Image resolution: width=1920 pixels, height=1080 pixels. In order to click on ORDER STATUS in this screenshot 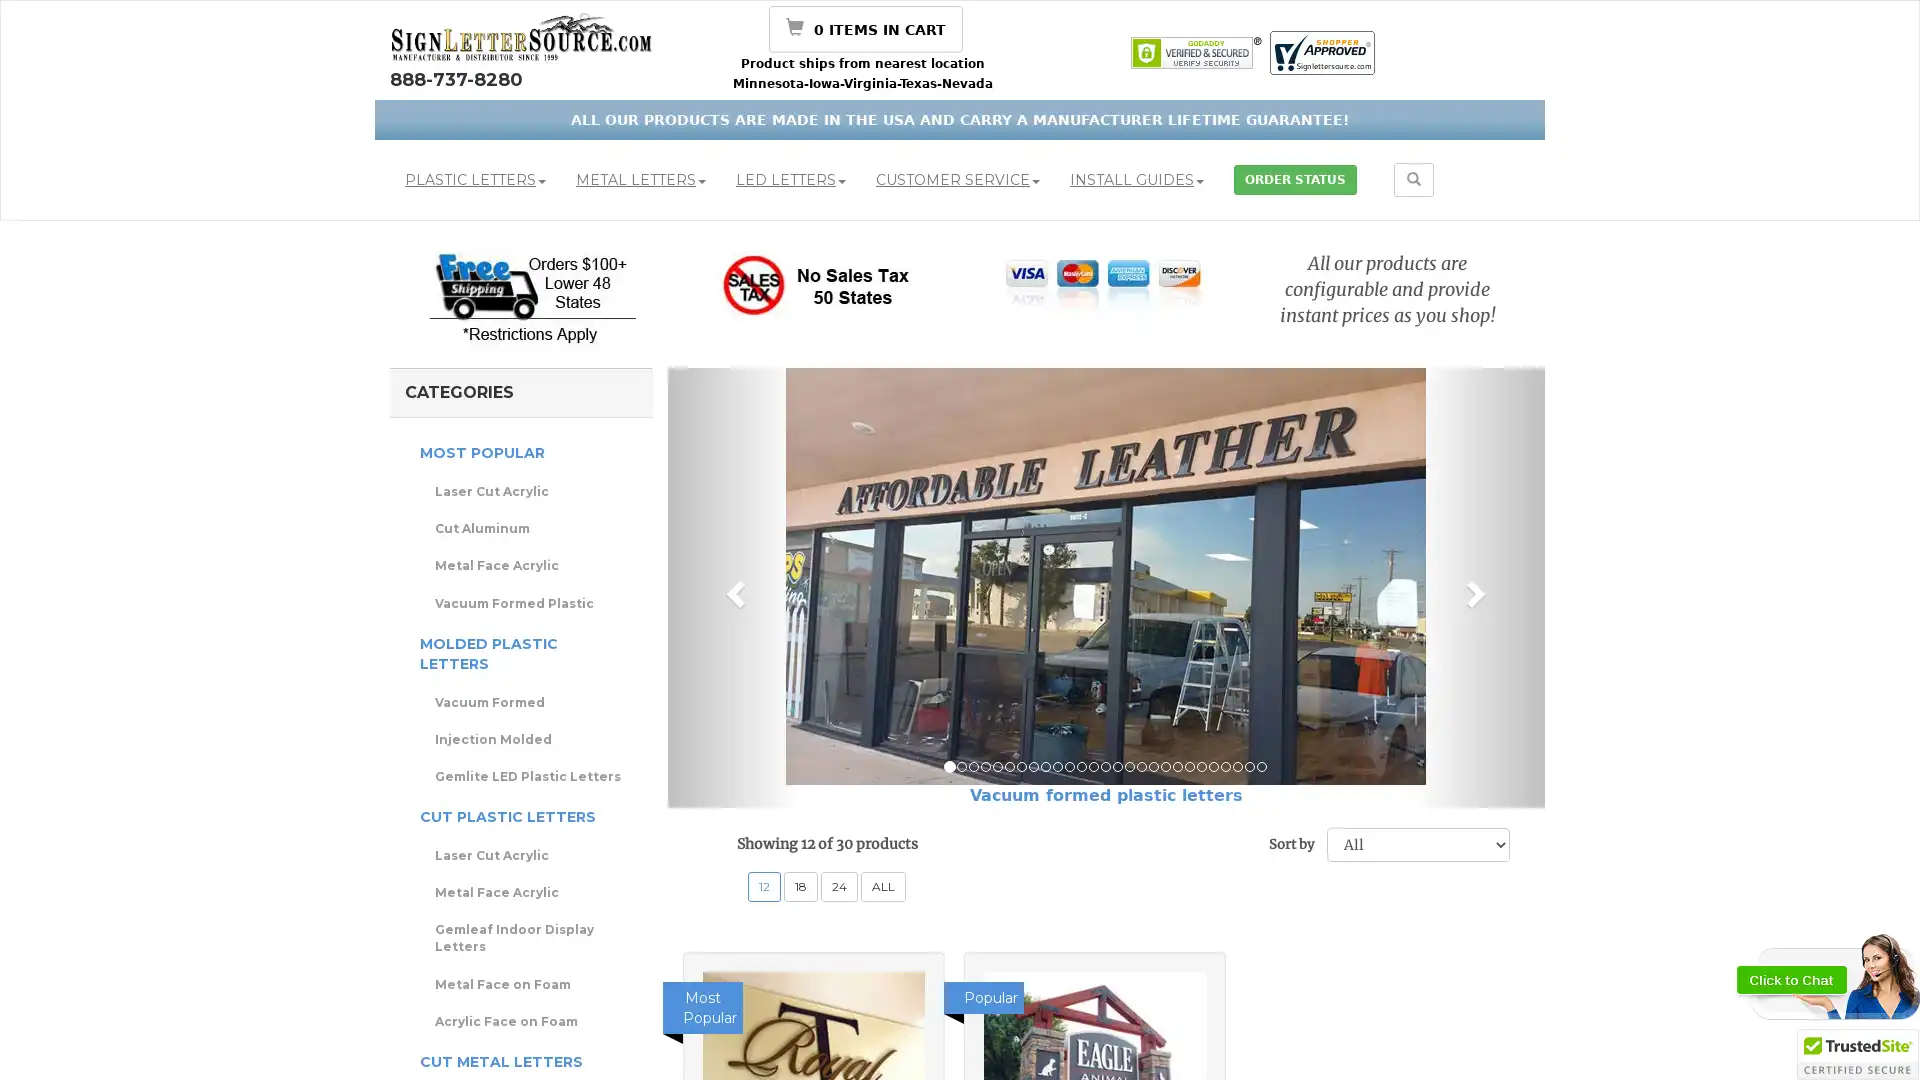, I will do `click(1295, 180)`.